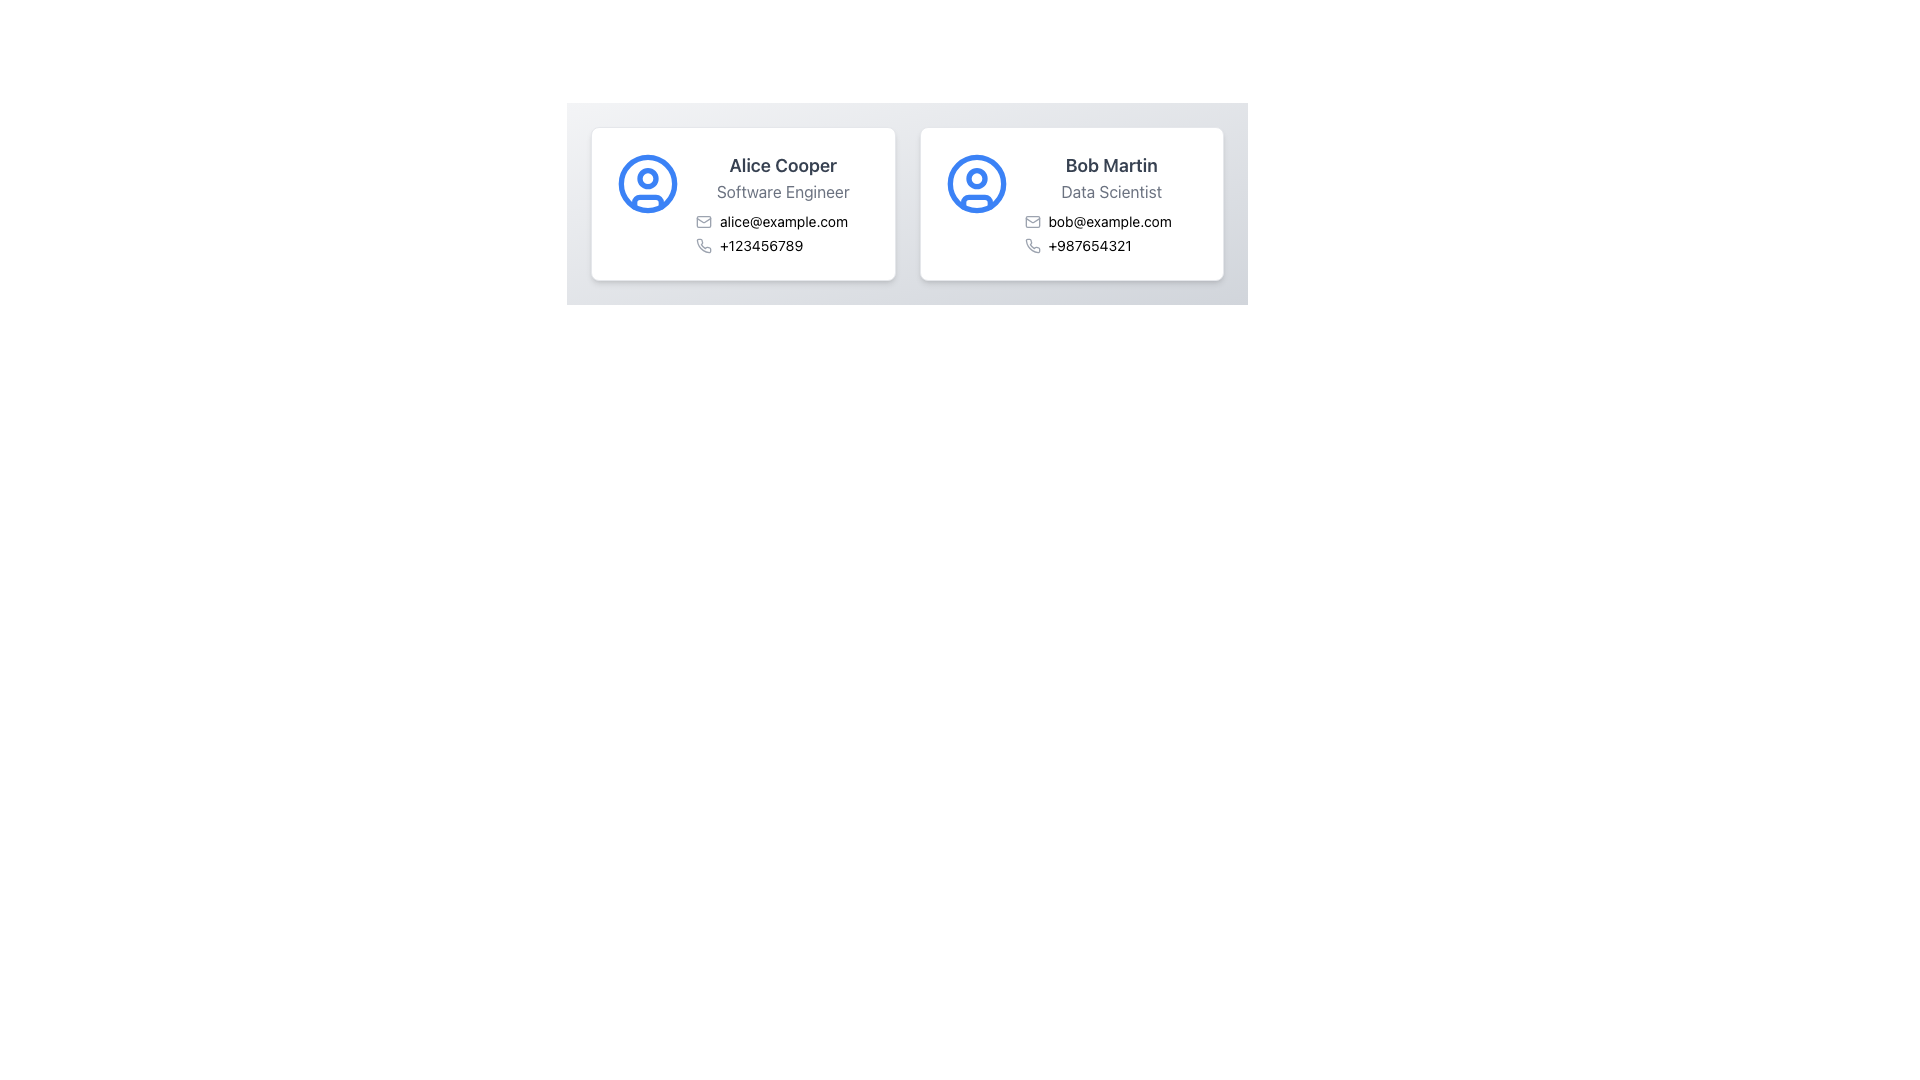 This screenshot has height=1080, width=1920. Describe the element at coordinates (704, 245) in the screenshot. I see `the telephone icon located to the left of the phone number text '+123456789' in the top section of the first card-like layout` at that location.